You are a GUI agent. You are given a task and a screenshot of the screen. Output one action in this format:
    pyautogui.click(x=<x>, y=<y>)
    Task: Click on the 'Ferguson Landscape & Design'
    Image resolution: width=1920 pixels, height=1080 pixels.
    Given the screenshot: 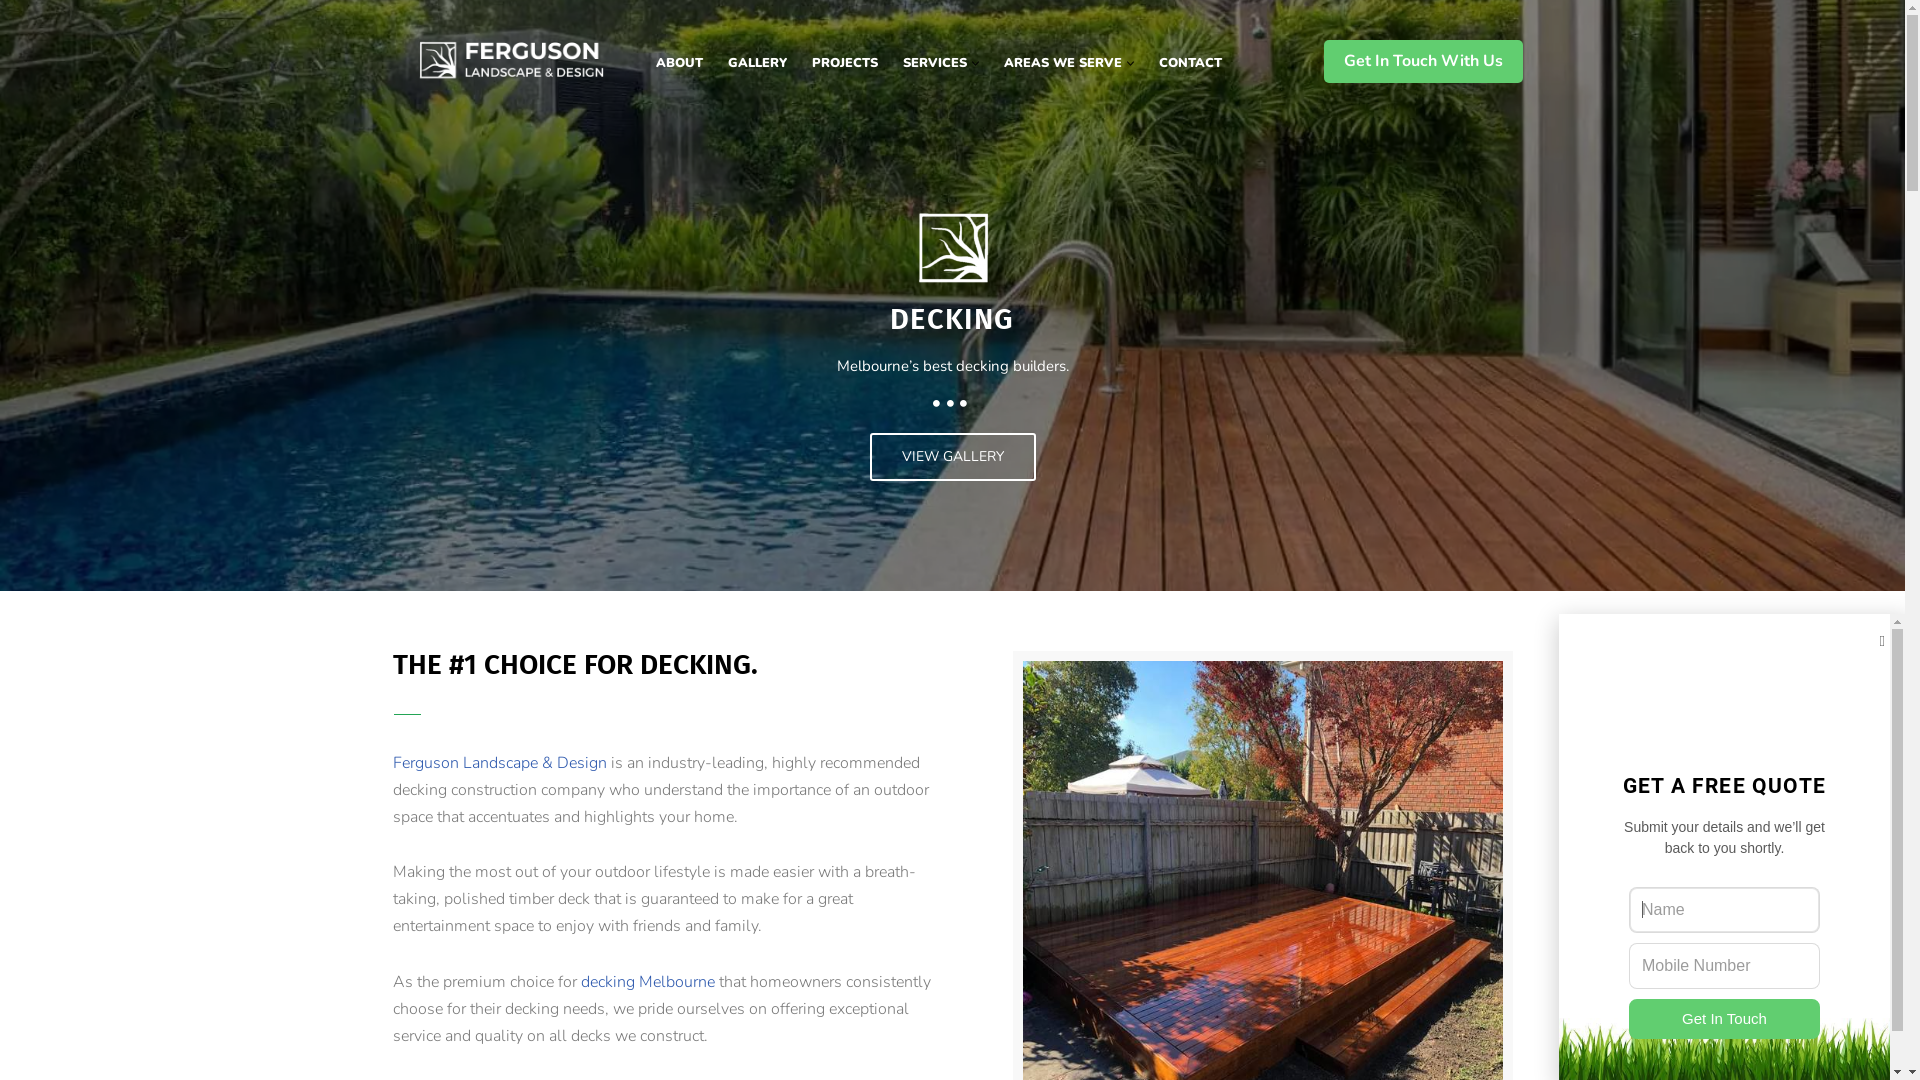 What is the action you would take?
    pyautogui.click(x=392, y=763)
    